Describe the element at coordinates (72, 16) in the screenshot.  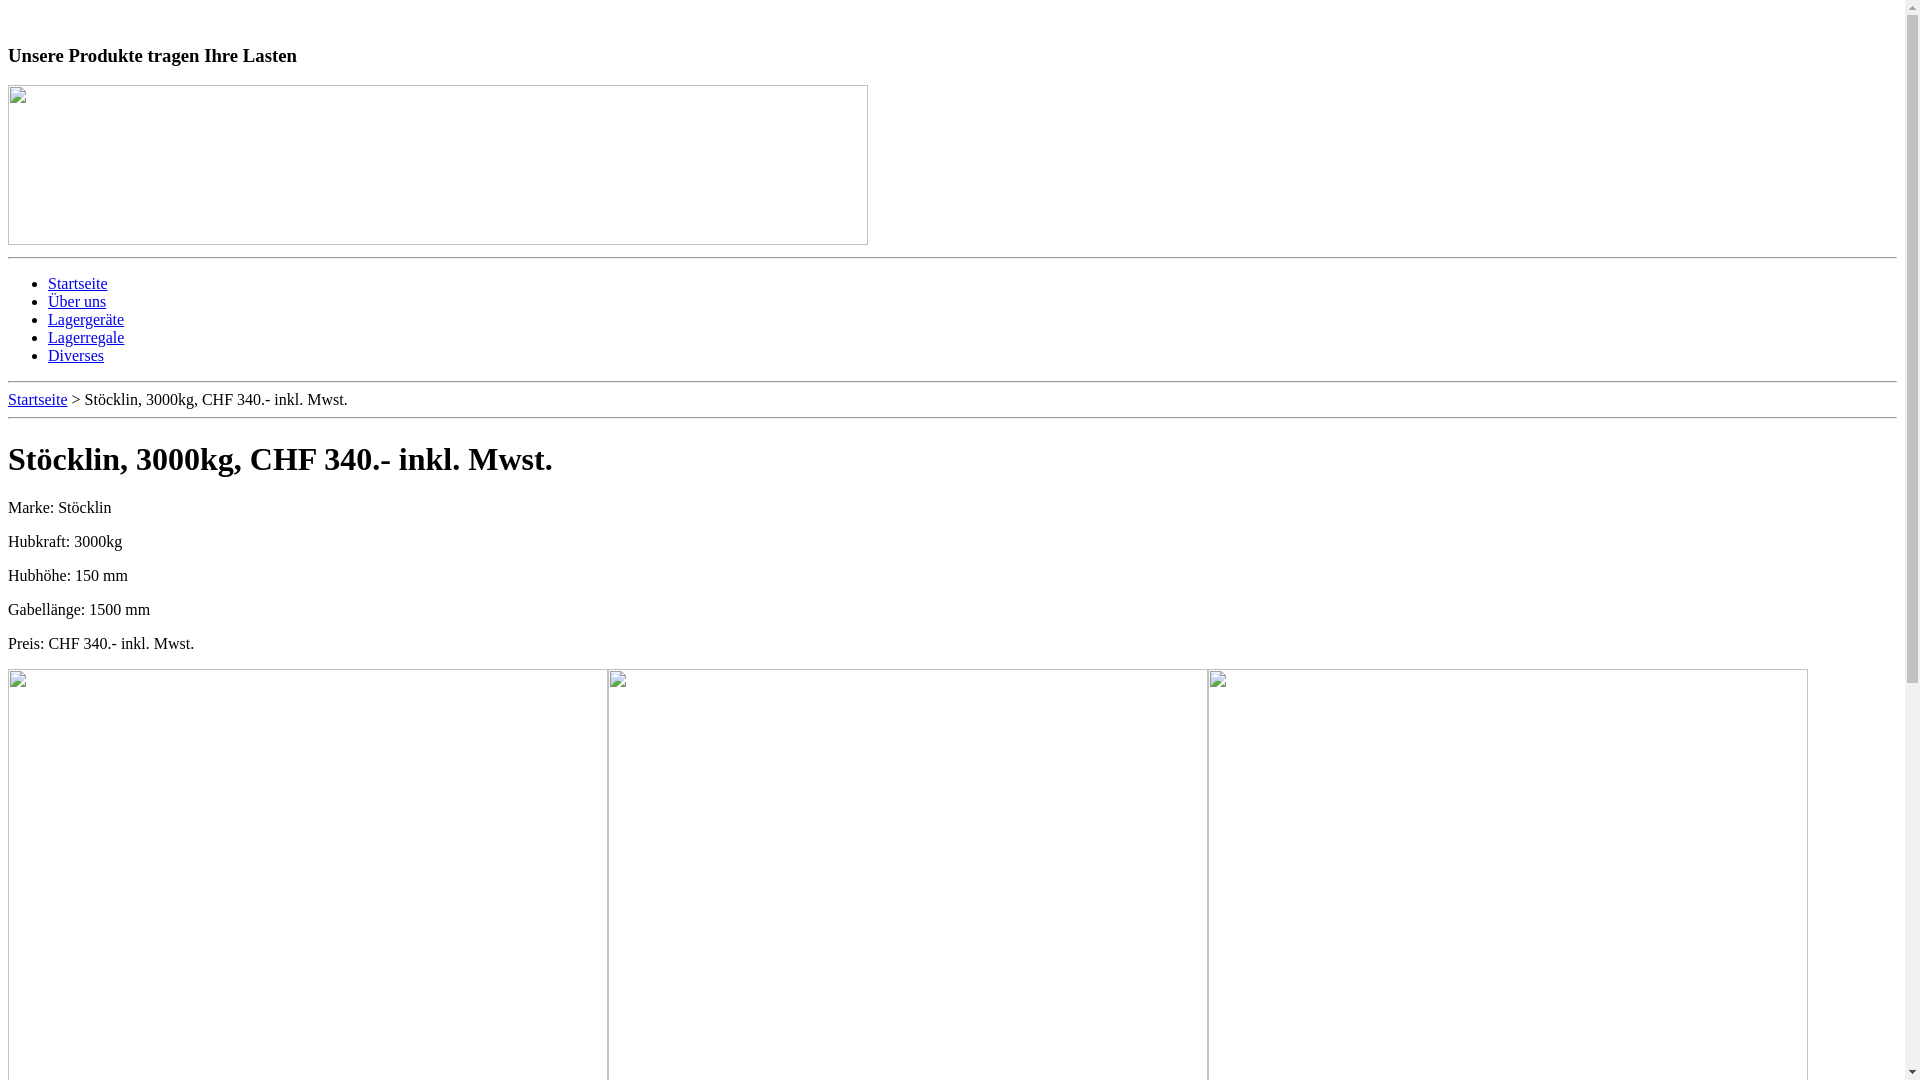
I see `'Zur Startseite'` at that location.